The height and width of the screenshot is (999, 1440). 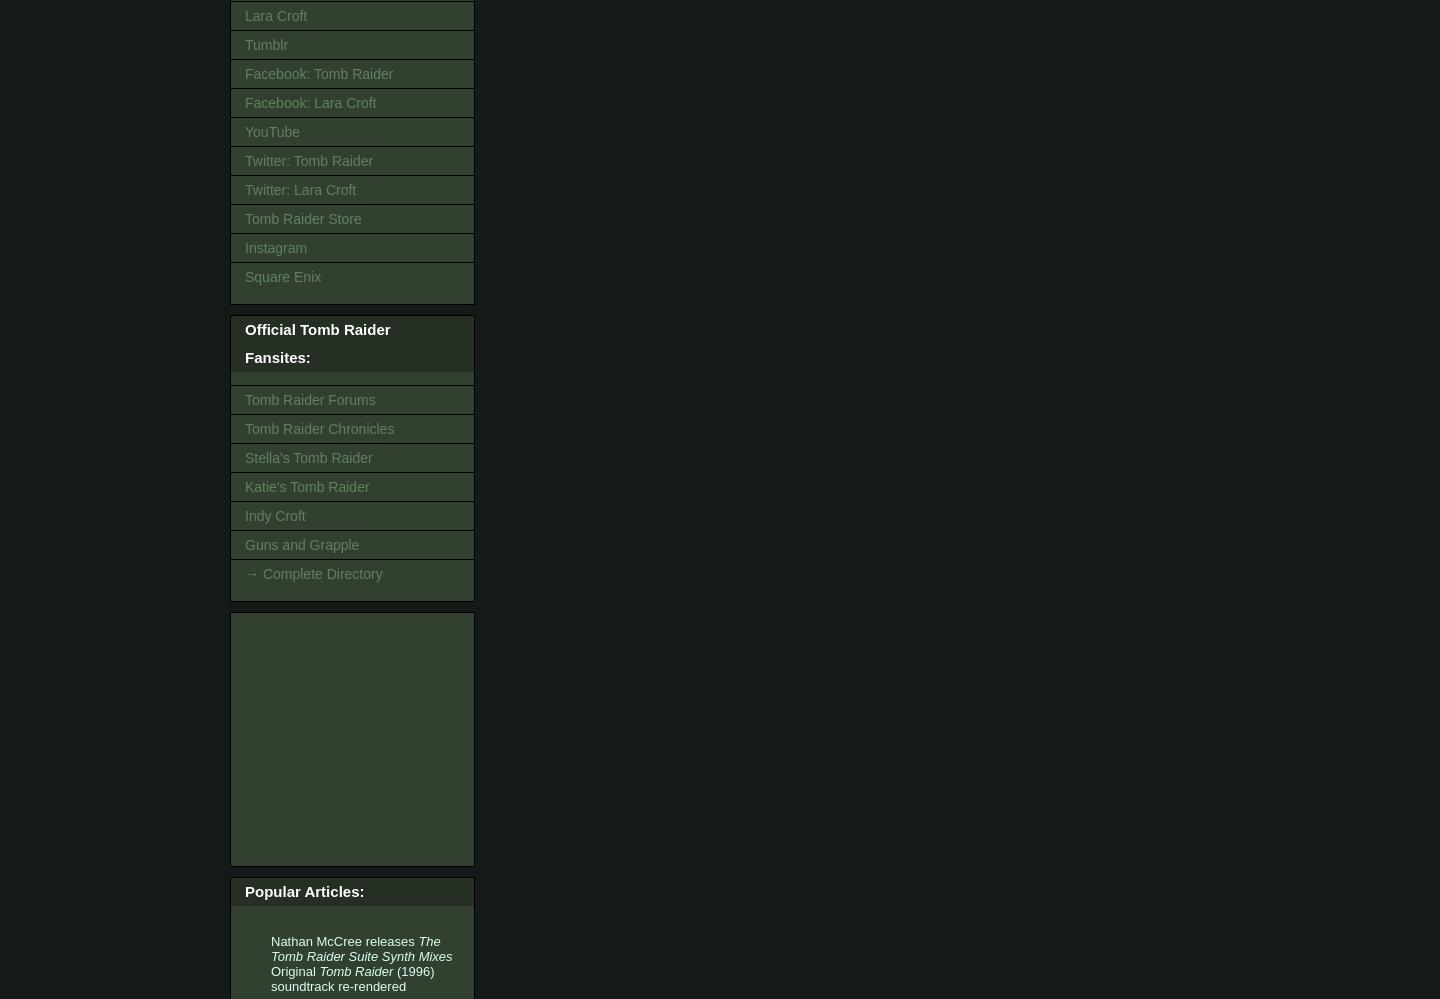 I want to click on 'Facebook: Tomb Raider', so click(x=318, y=73).